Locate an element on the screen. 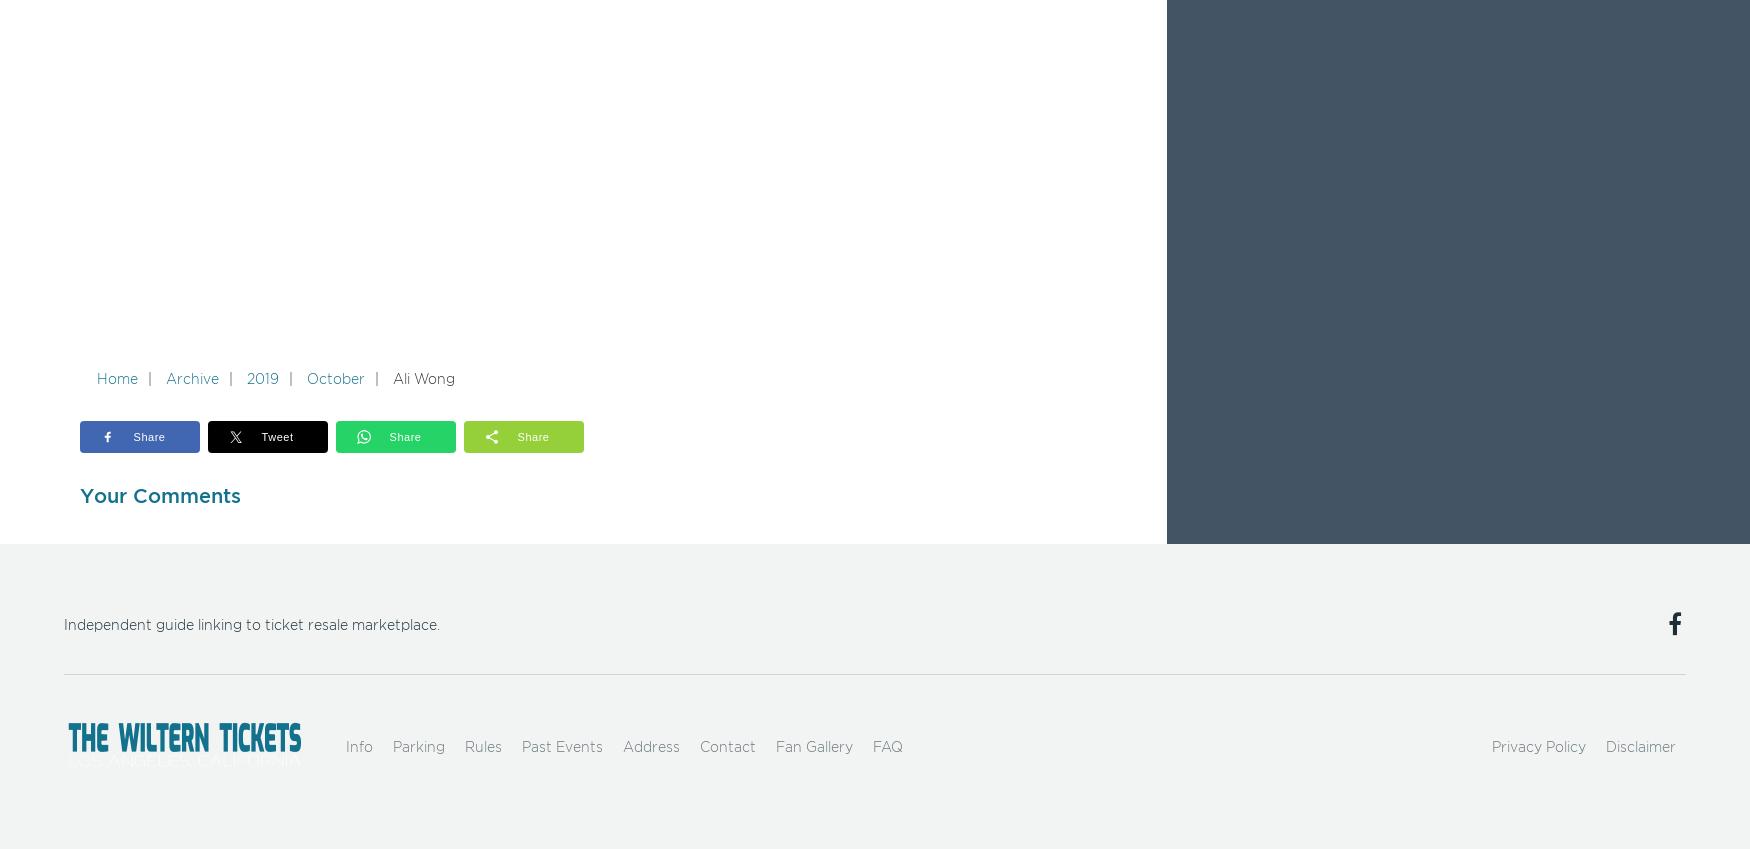 The height and width of the screenshot is (849, 1750). 'Address' is located at coordinates (650, 747).